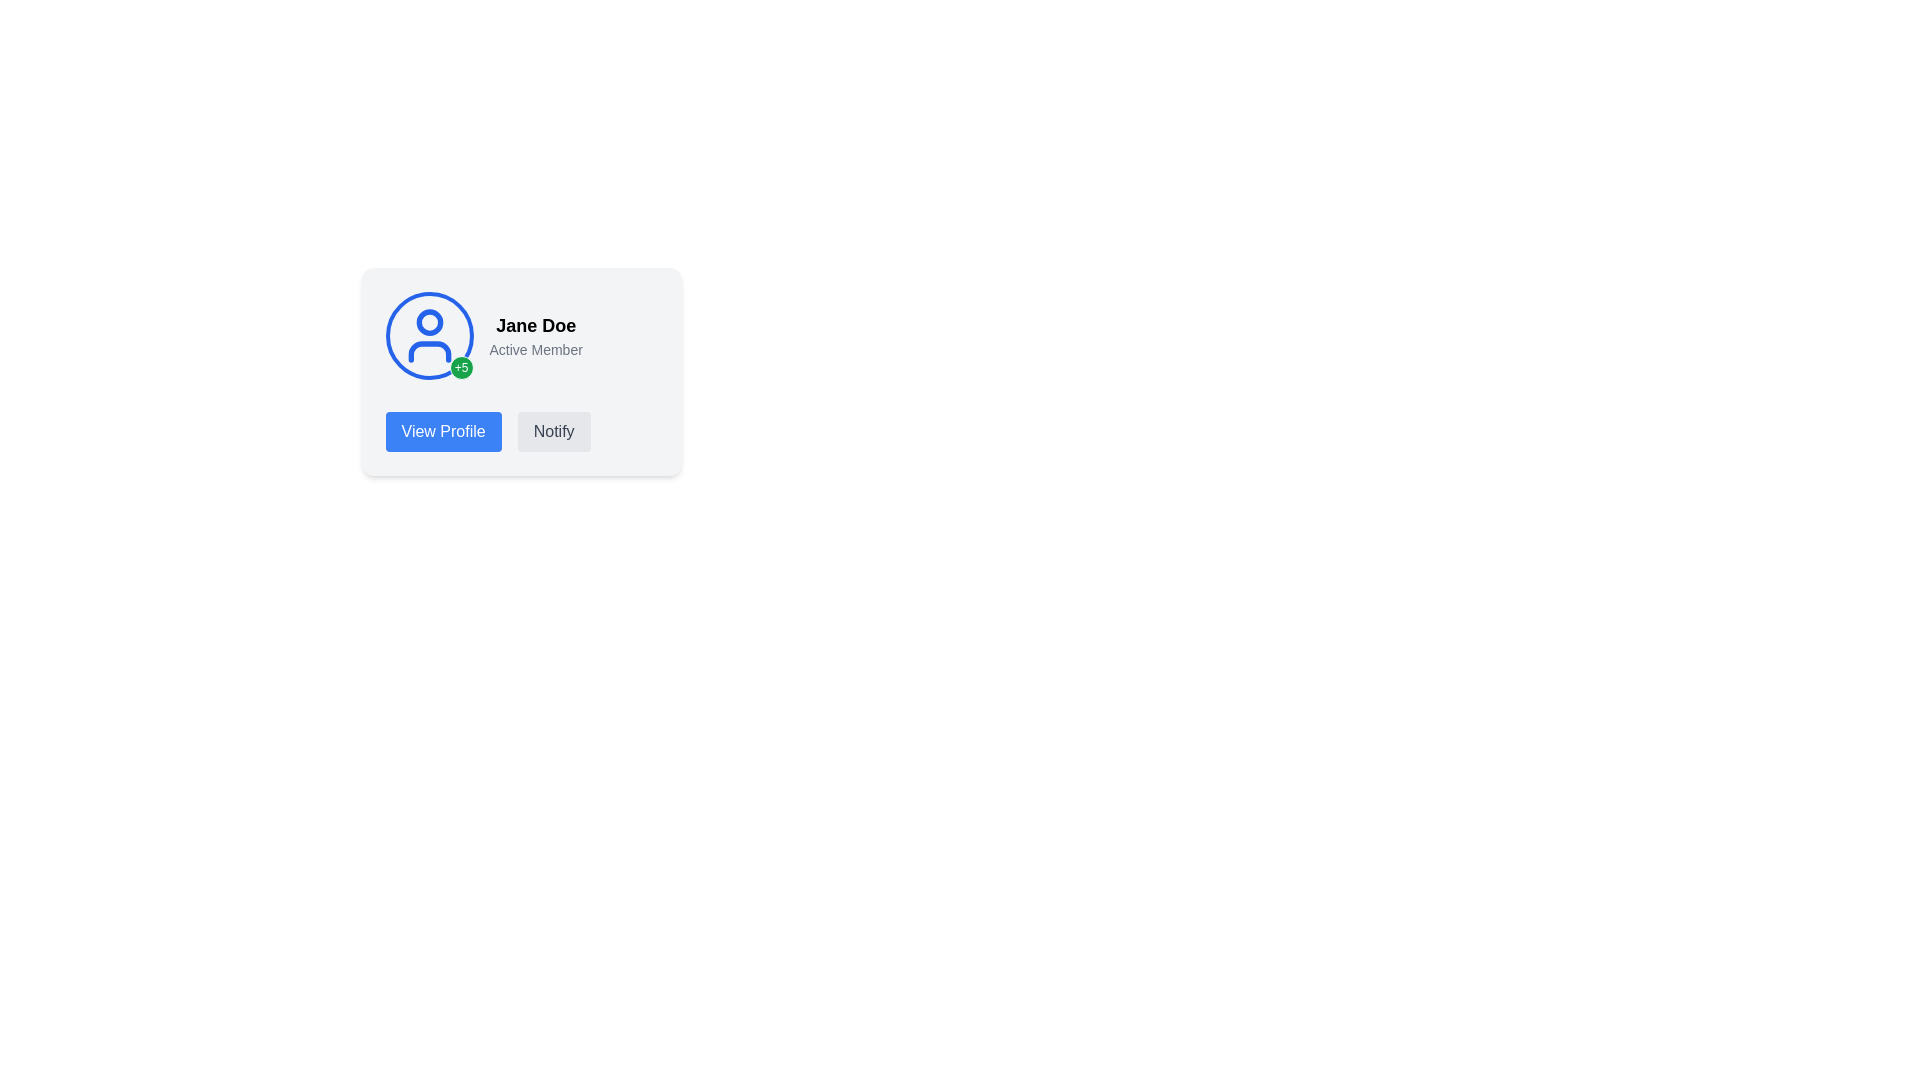 This screenshot has height=1080, width=1920. I want to click on the 'View Profile' button, which is a rectangular button with rounded corners and white text on a blue background, located to the left of the 'Notify' button, so click(442, 431).